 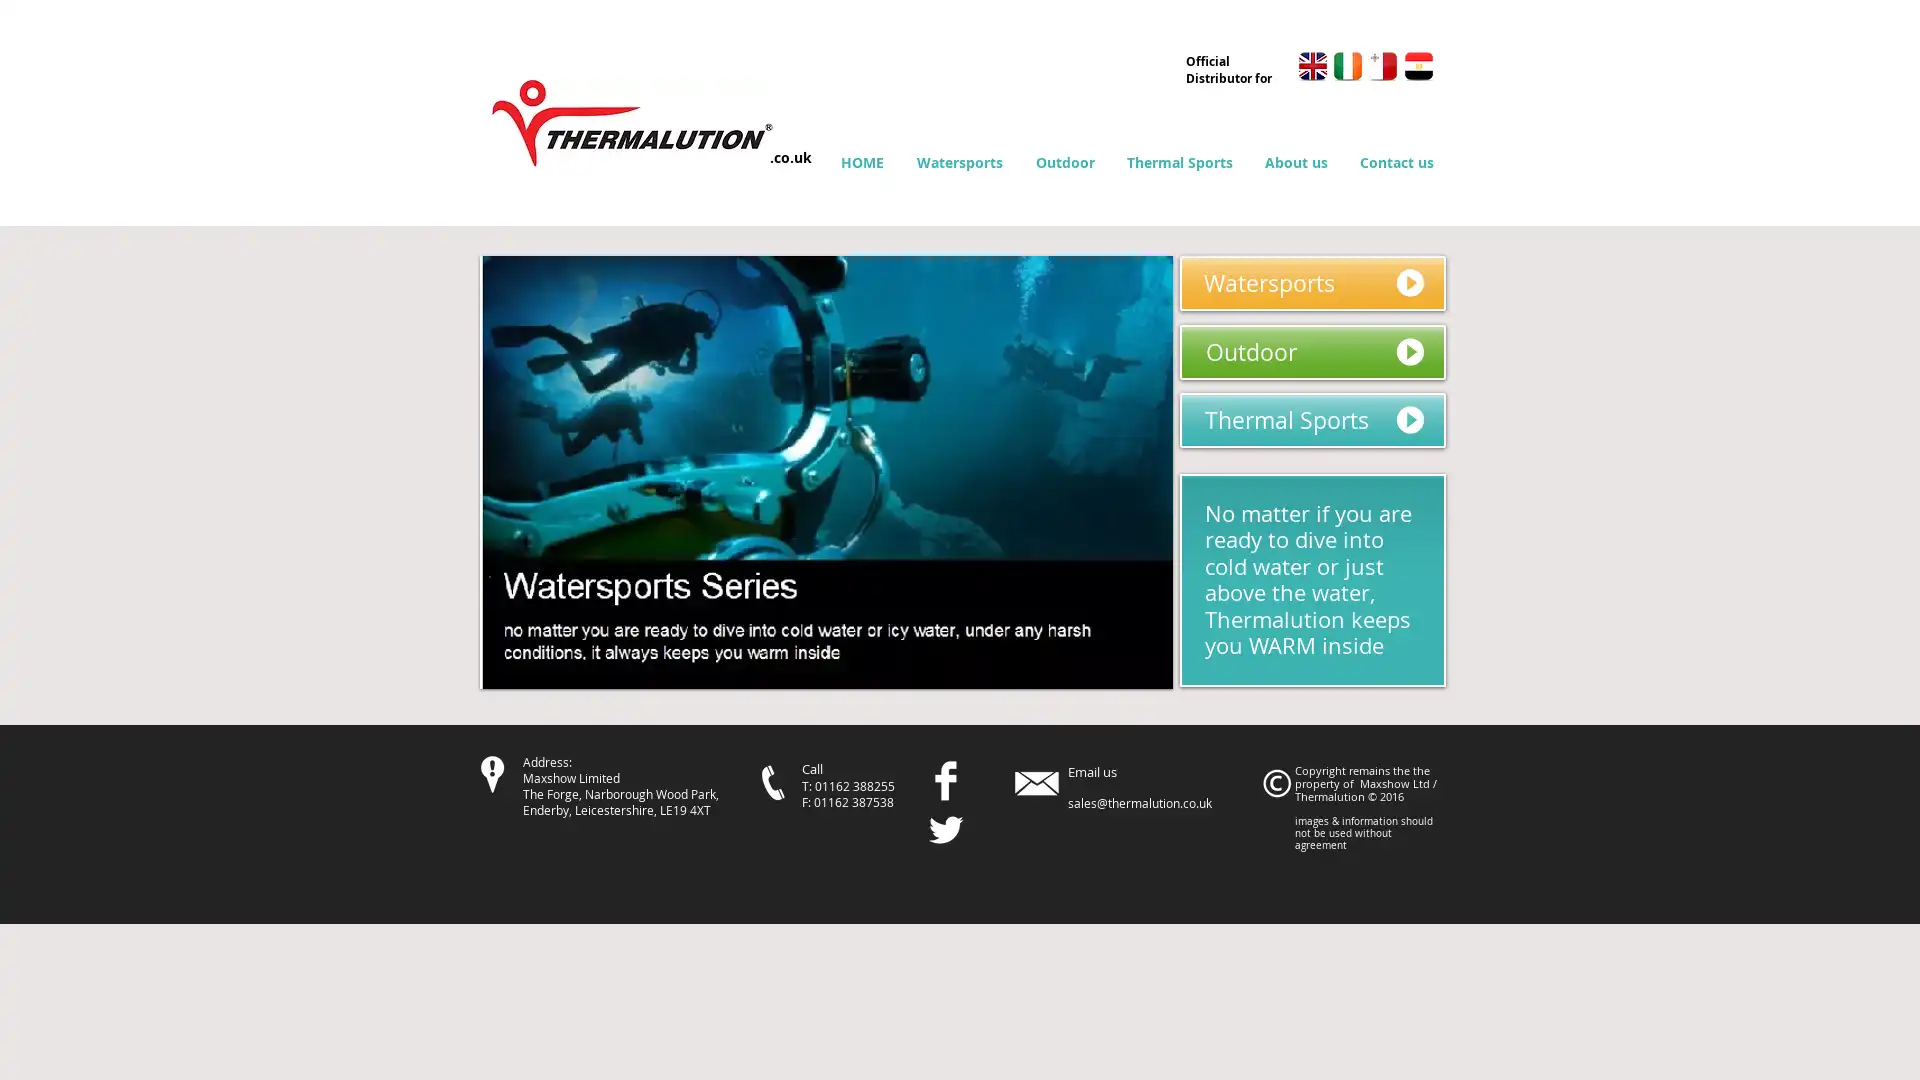 What do you see at coordinates (522, 471) in the screenshot?
I see `previous` at bounding box center [522, 471].